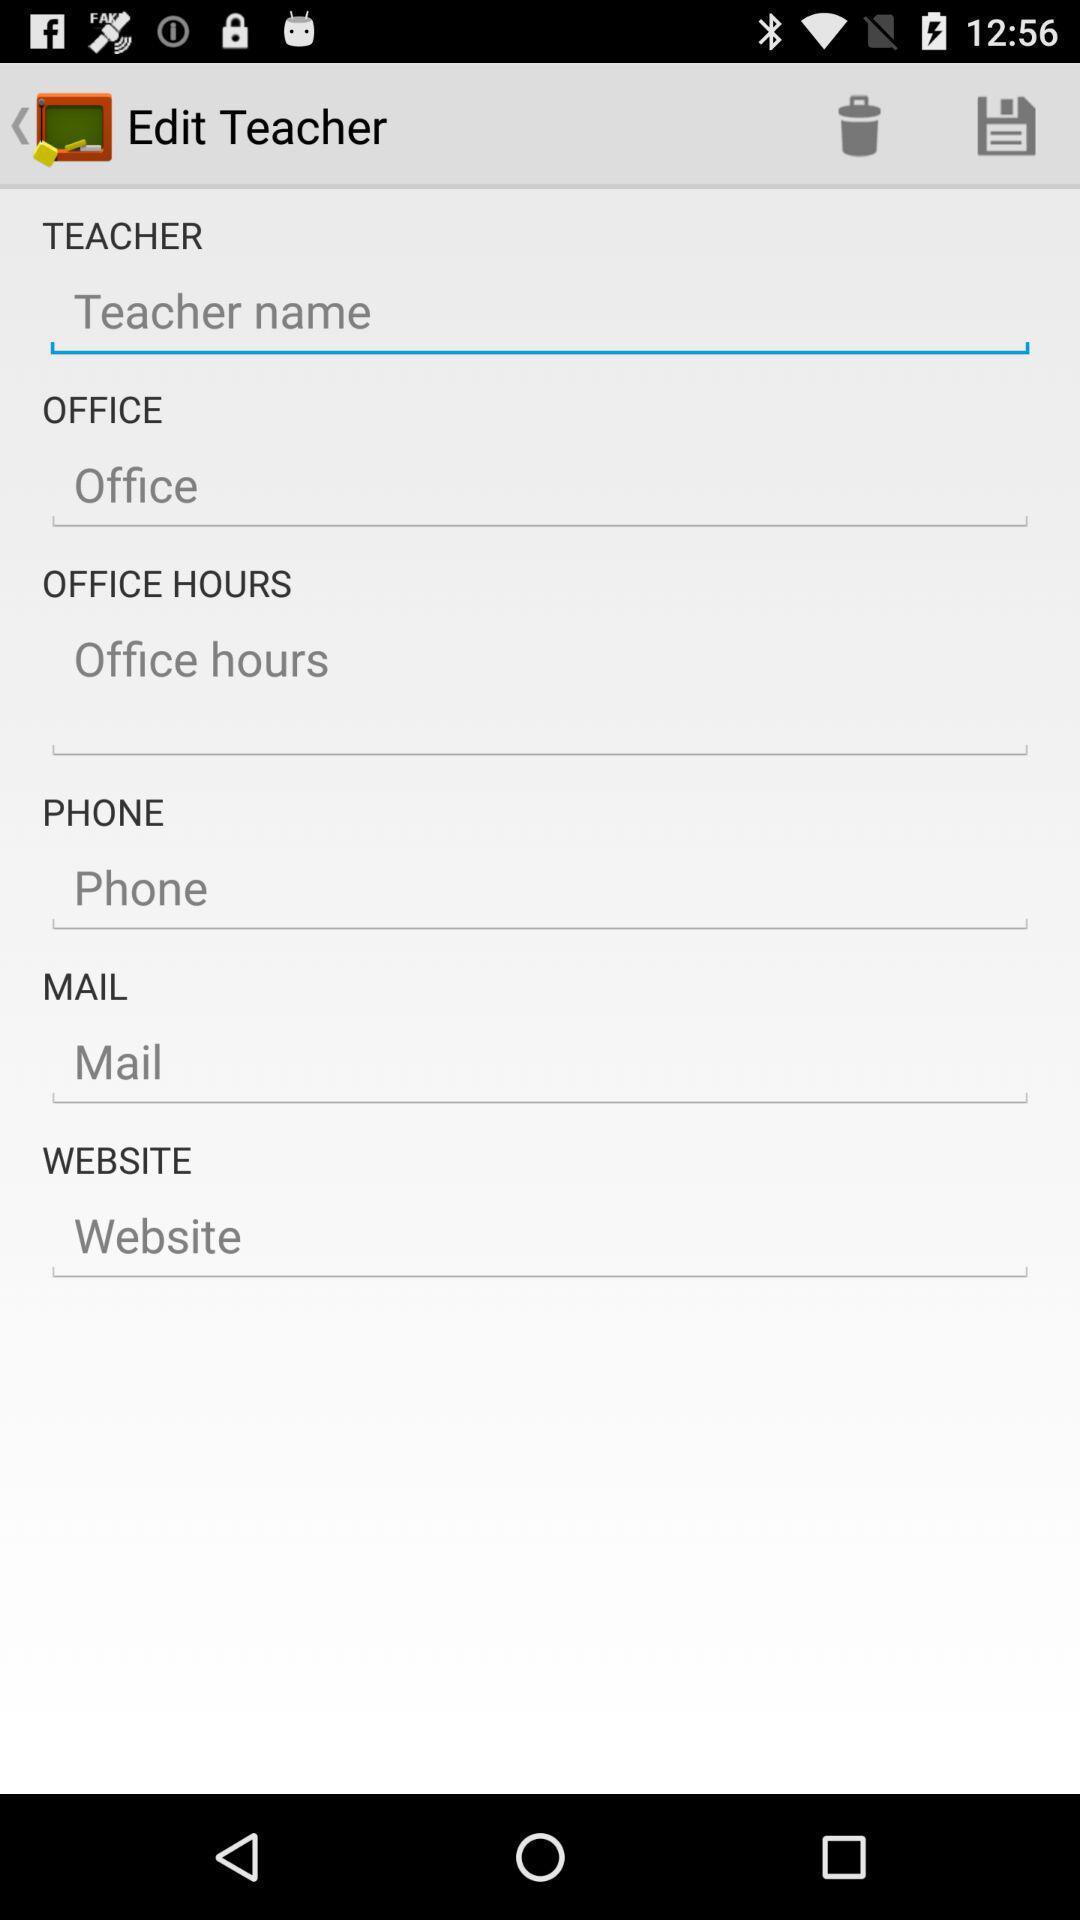  What do you see at coordinates (540, 1060) in the screenshot?
I see `e-mail` at bounding box center [540, 1060].